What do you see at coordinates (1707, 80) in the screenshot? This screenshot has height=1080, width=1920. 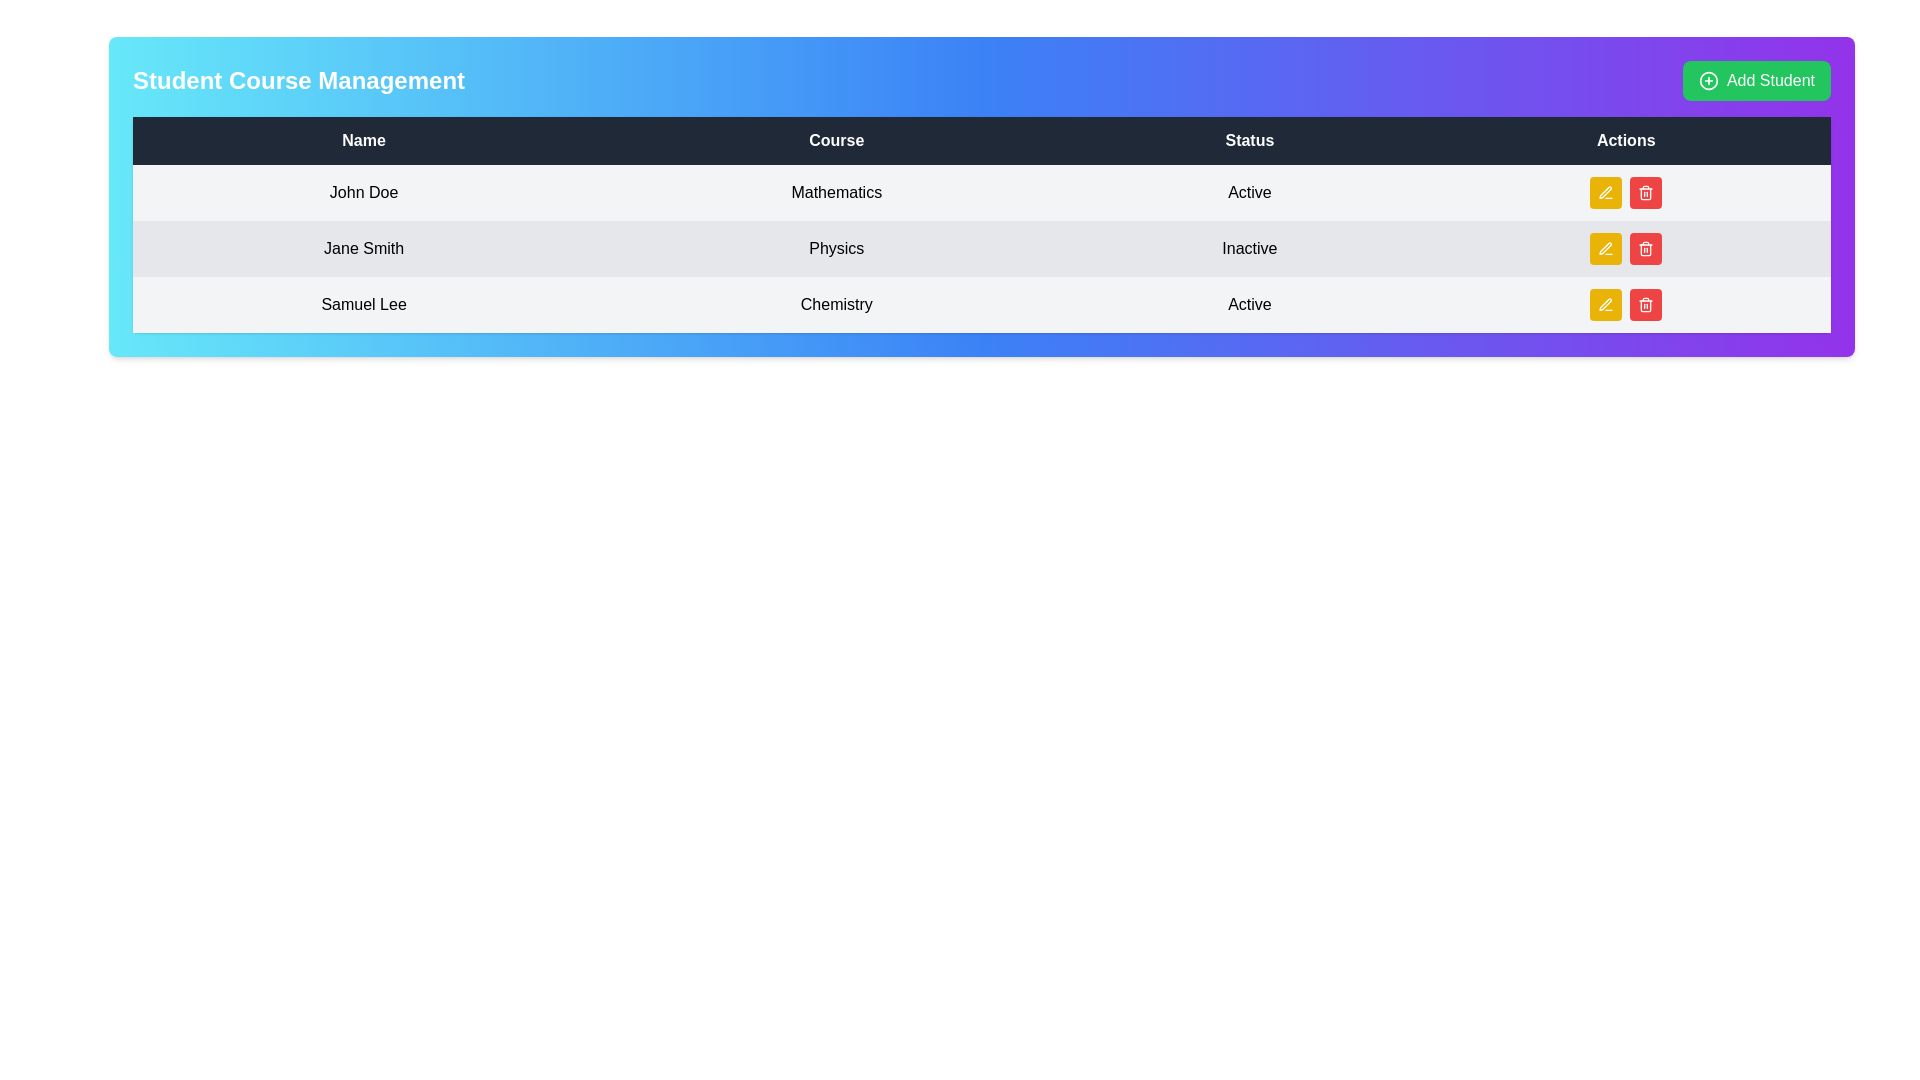 I see `the 'Add Student' button by clicking on the circular part of the icon located at the top-right corner of the interface` at bounding box center [1707, 80].